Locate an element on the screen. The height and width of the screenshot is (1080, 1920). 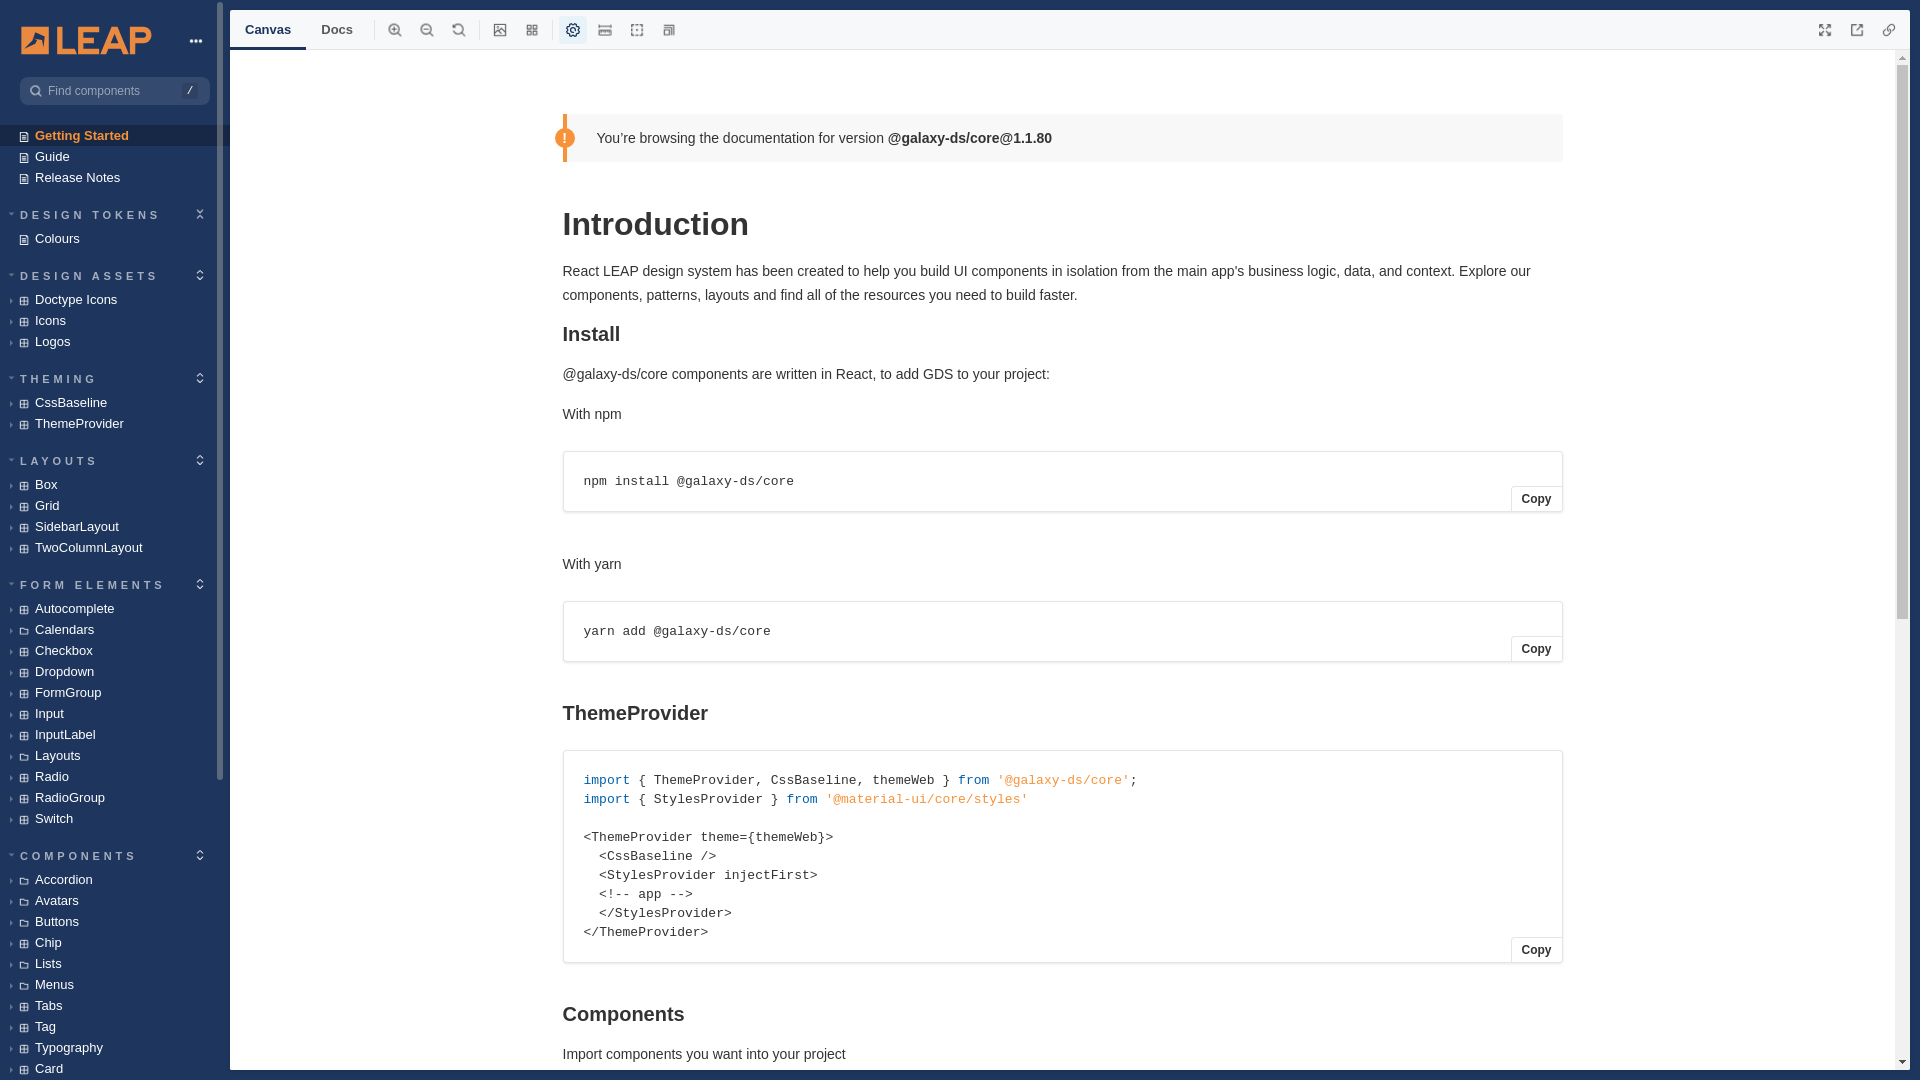
'Colours' is located at coordinates (114, 237).